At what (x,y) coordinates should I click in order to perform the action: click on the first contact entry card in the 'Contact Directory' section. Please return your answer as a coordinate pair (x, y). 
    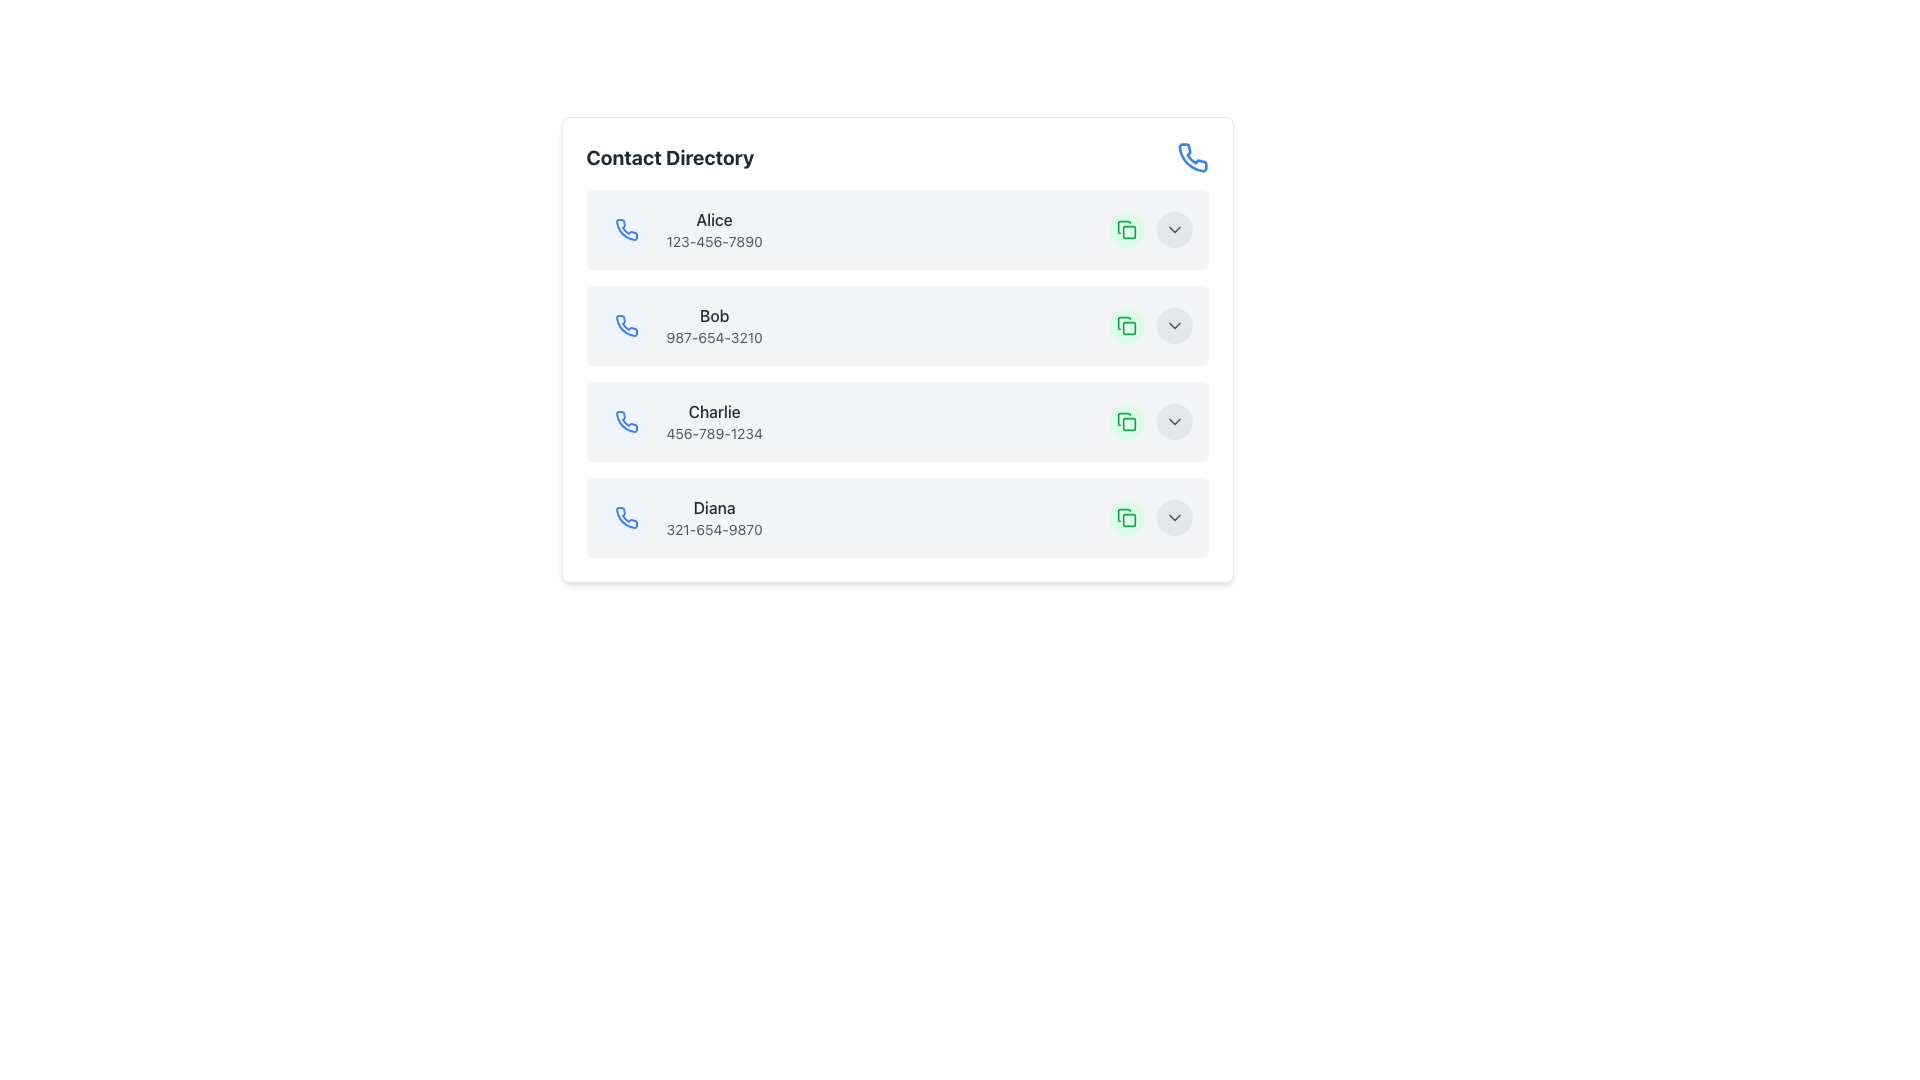
    Looking at the image, I should click on (682, 229).